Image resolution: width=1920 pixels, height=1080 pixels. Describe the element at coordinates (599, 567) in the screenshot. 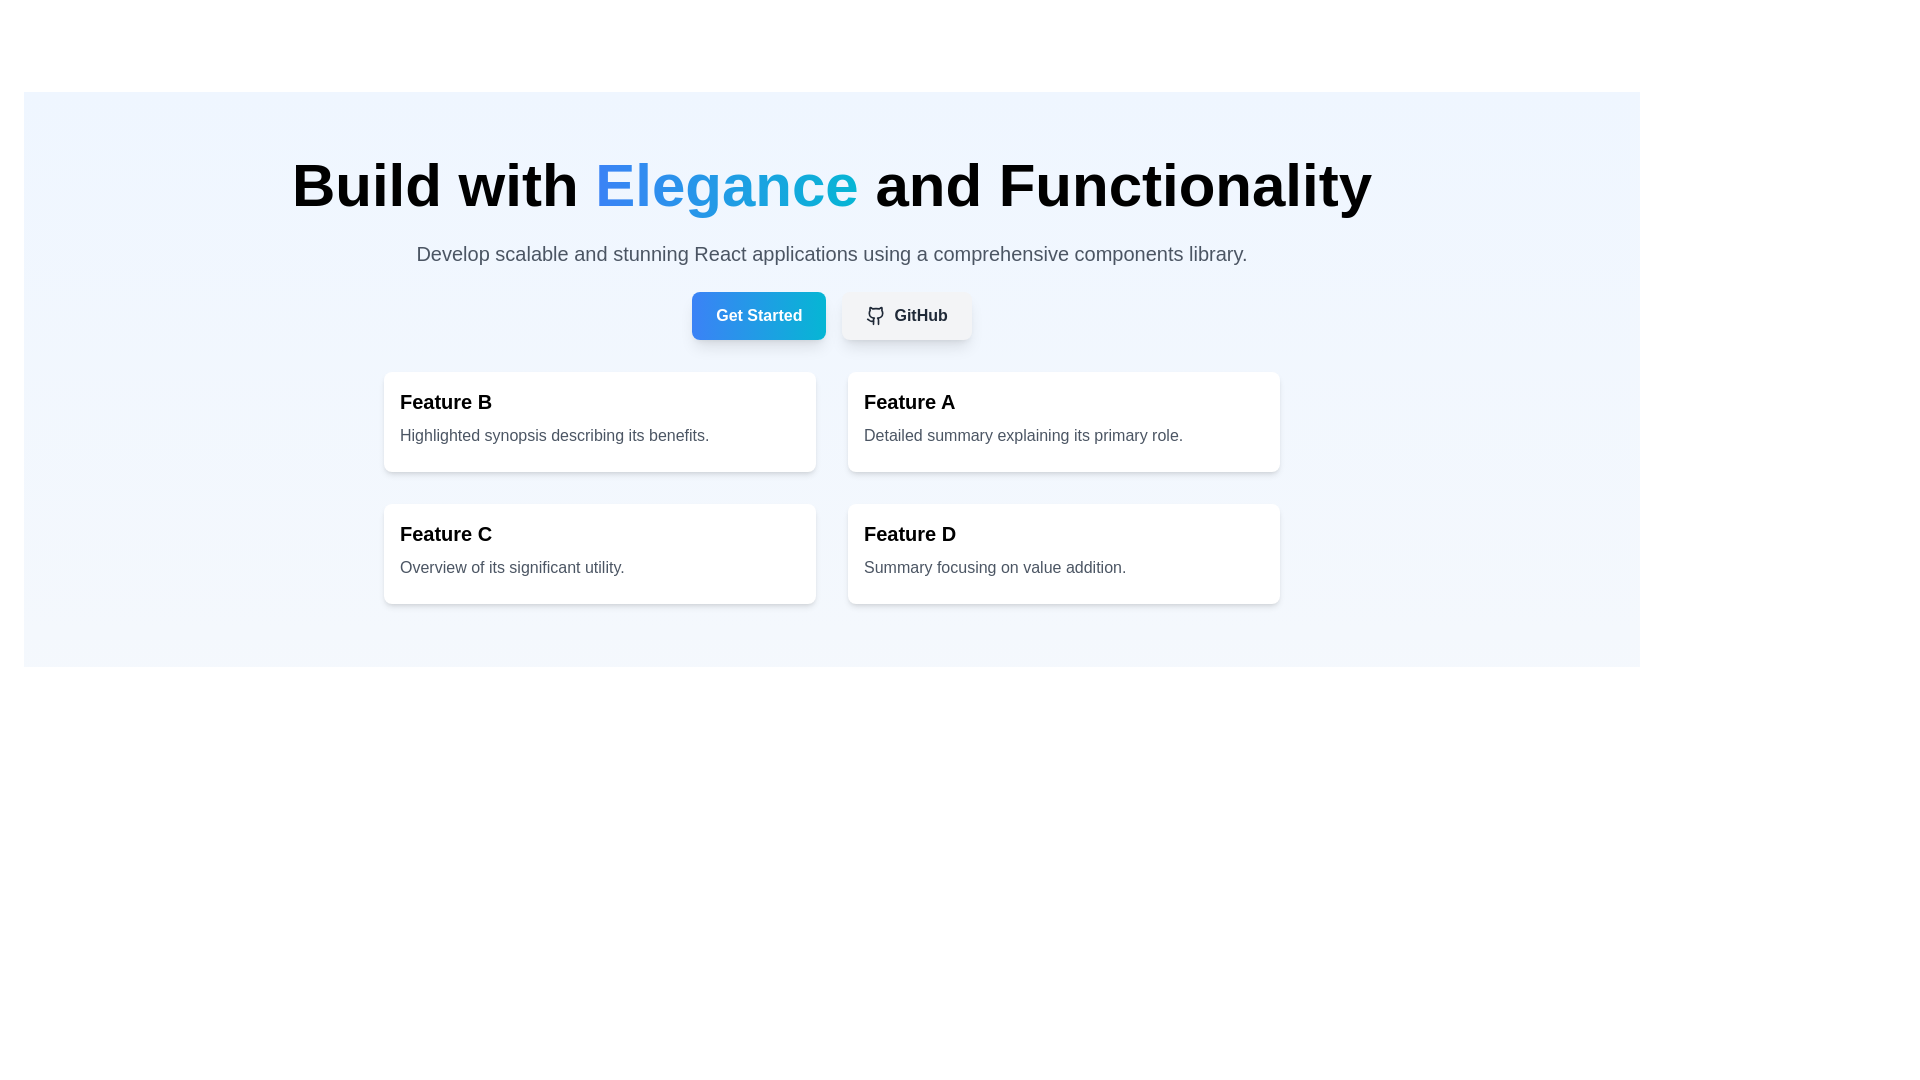

I see `the text line reading 'Overview of its significant utility.' that is styled in gray and located below the title 'Feature C'` at that location.